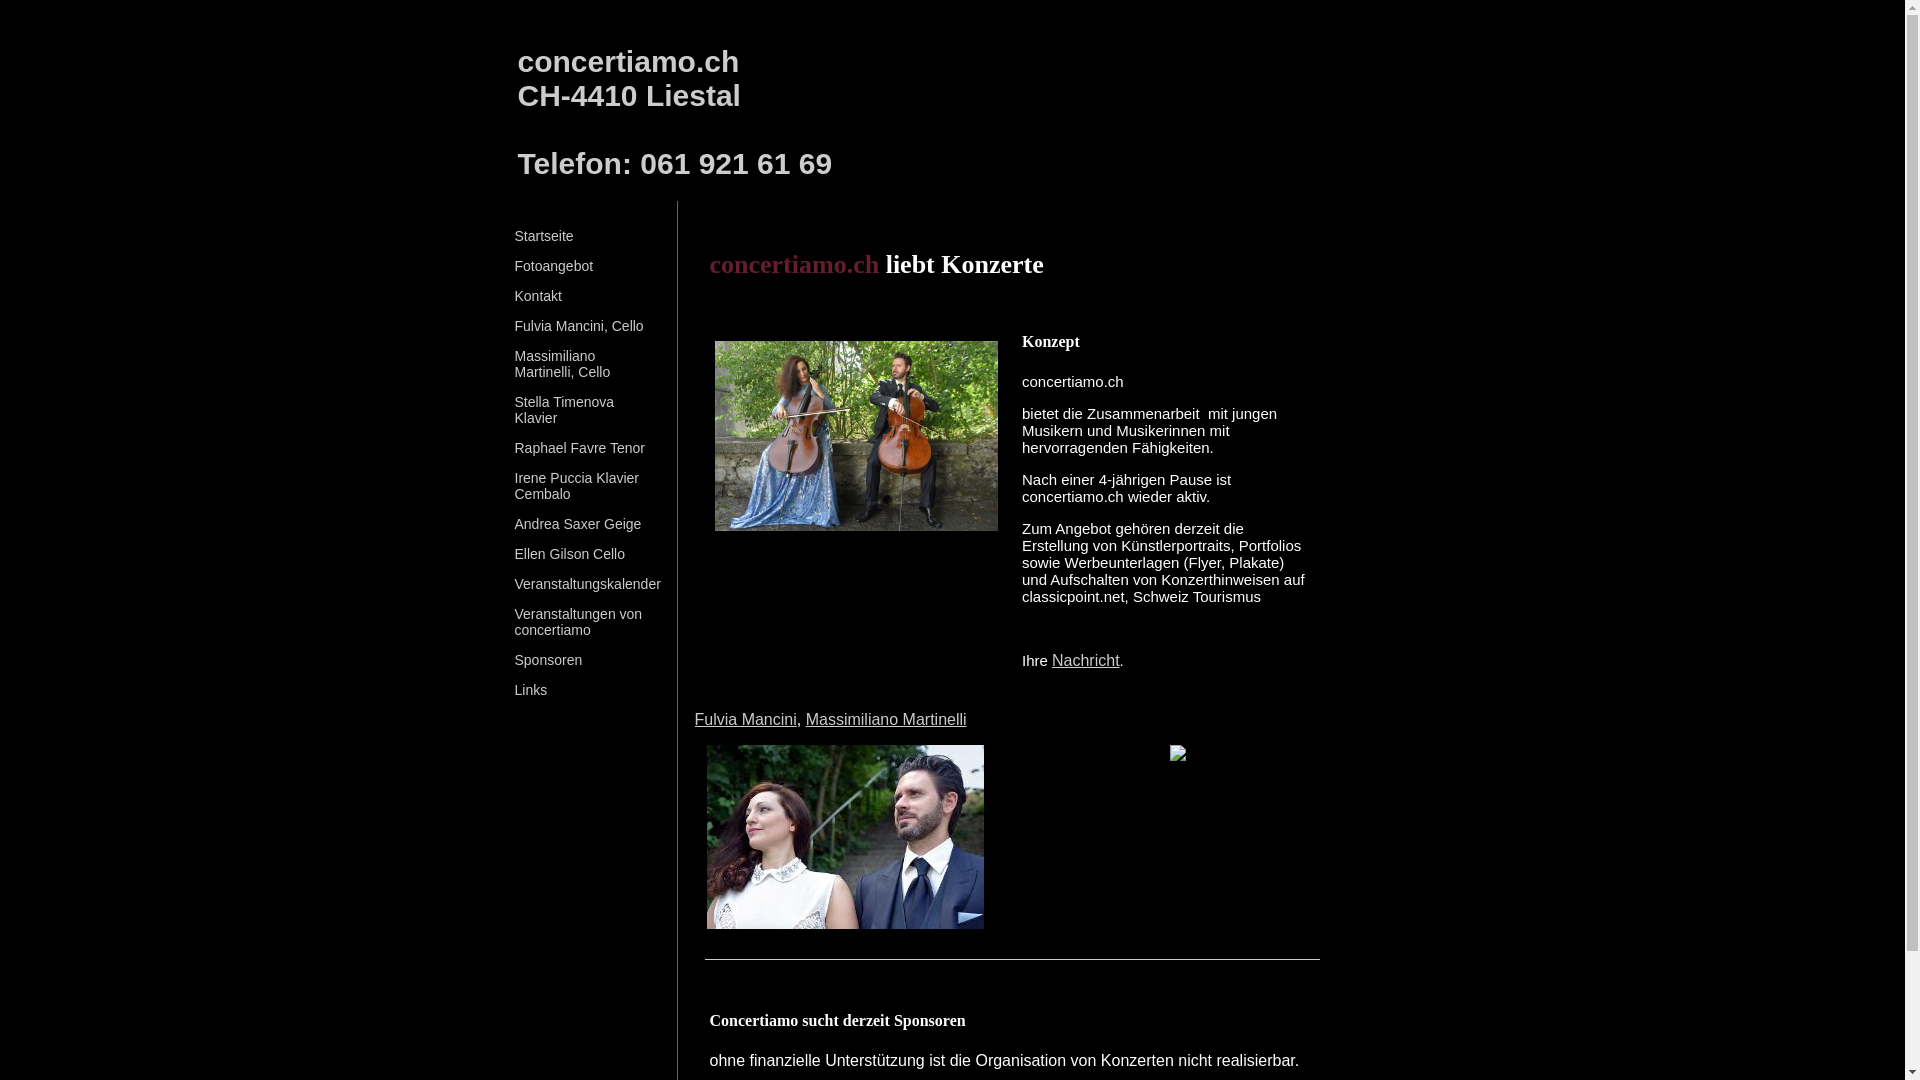  What do you see at coordinates (743, 718) in the screenshot?
I see `'Fulvia Mancini'` at bounding box center [743, 718].